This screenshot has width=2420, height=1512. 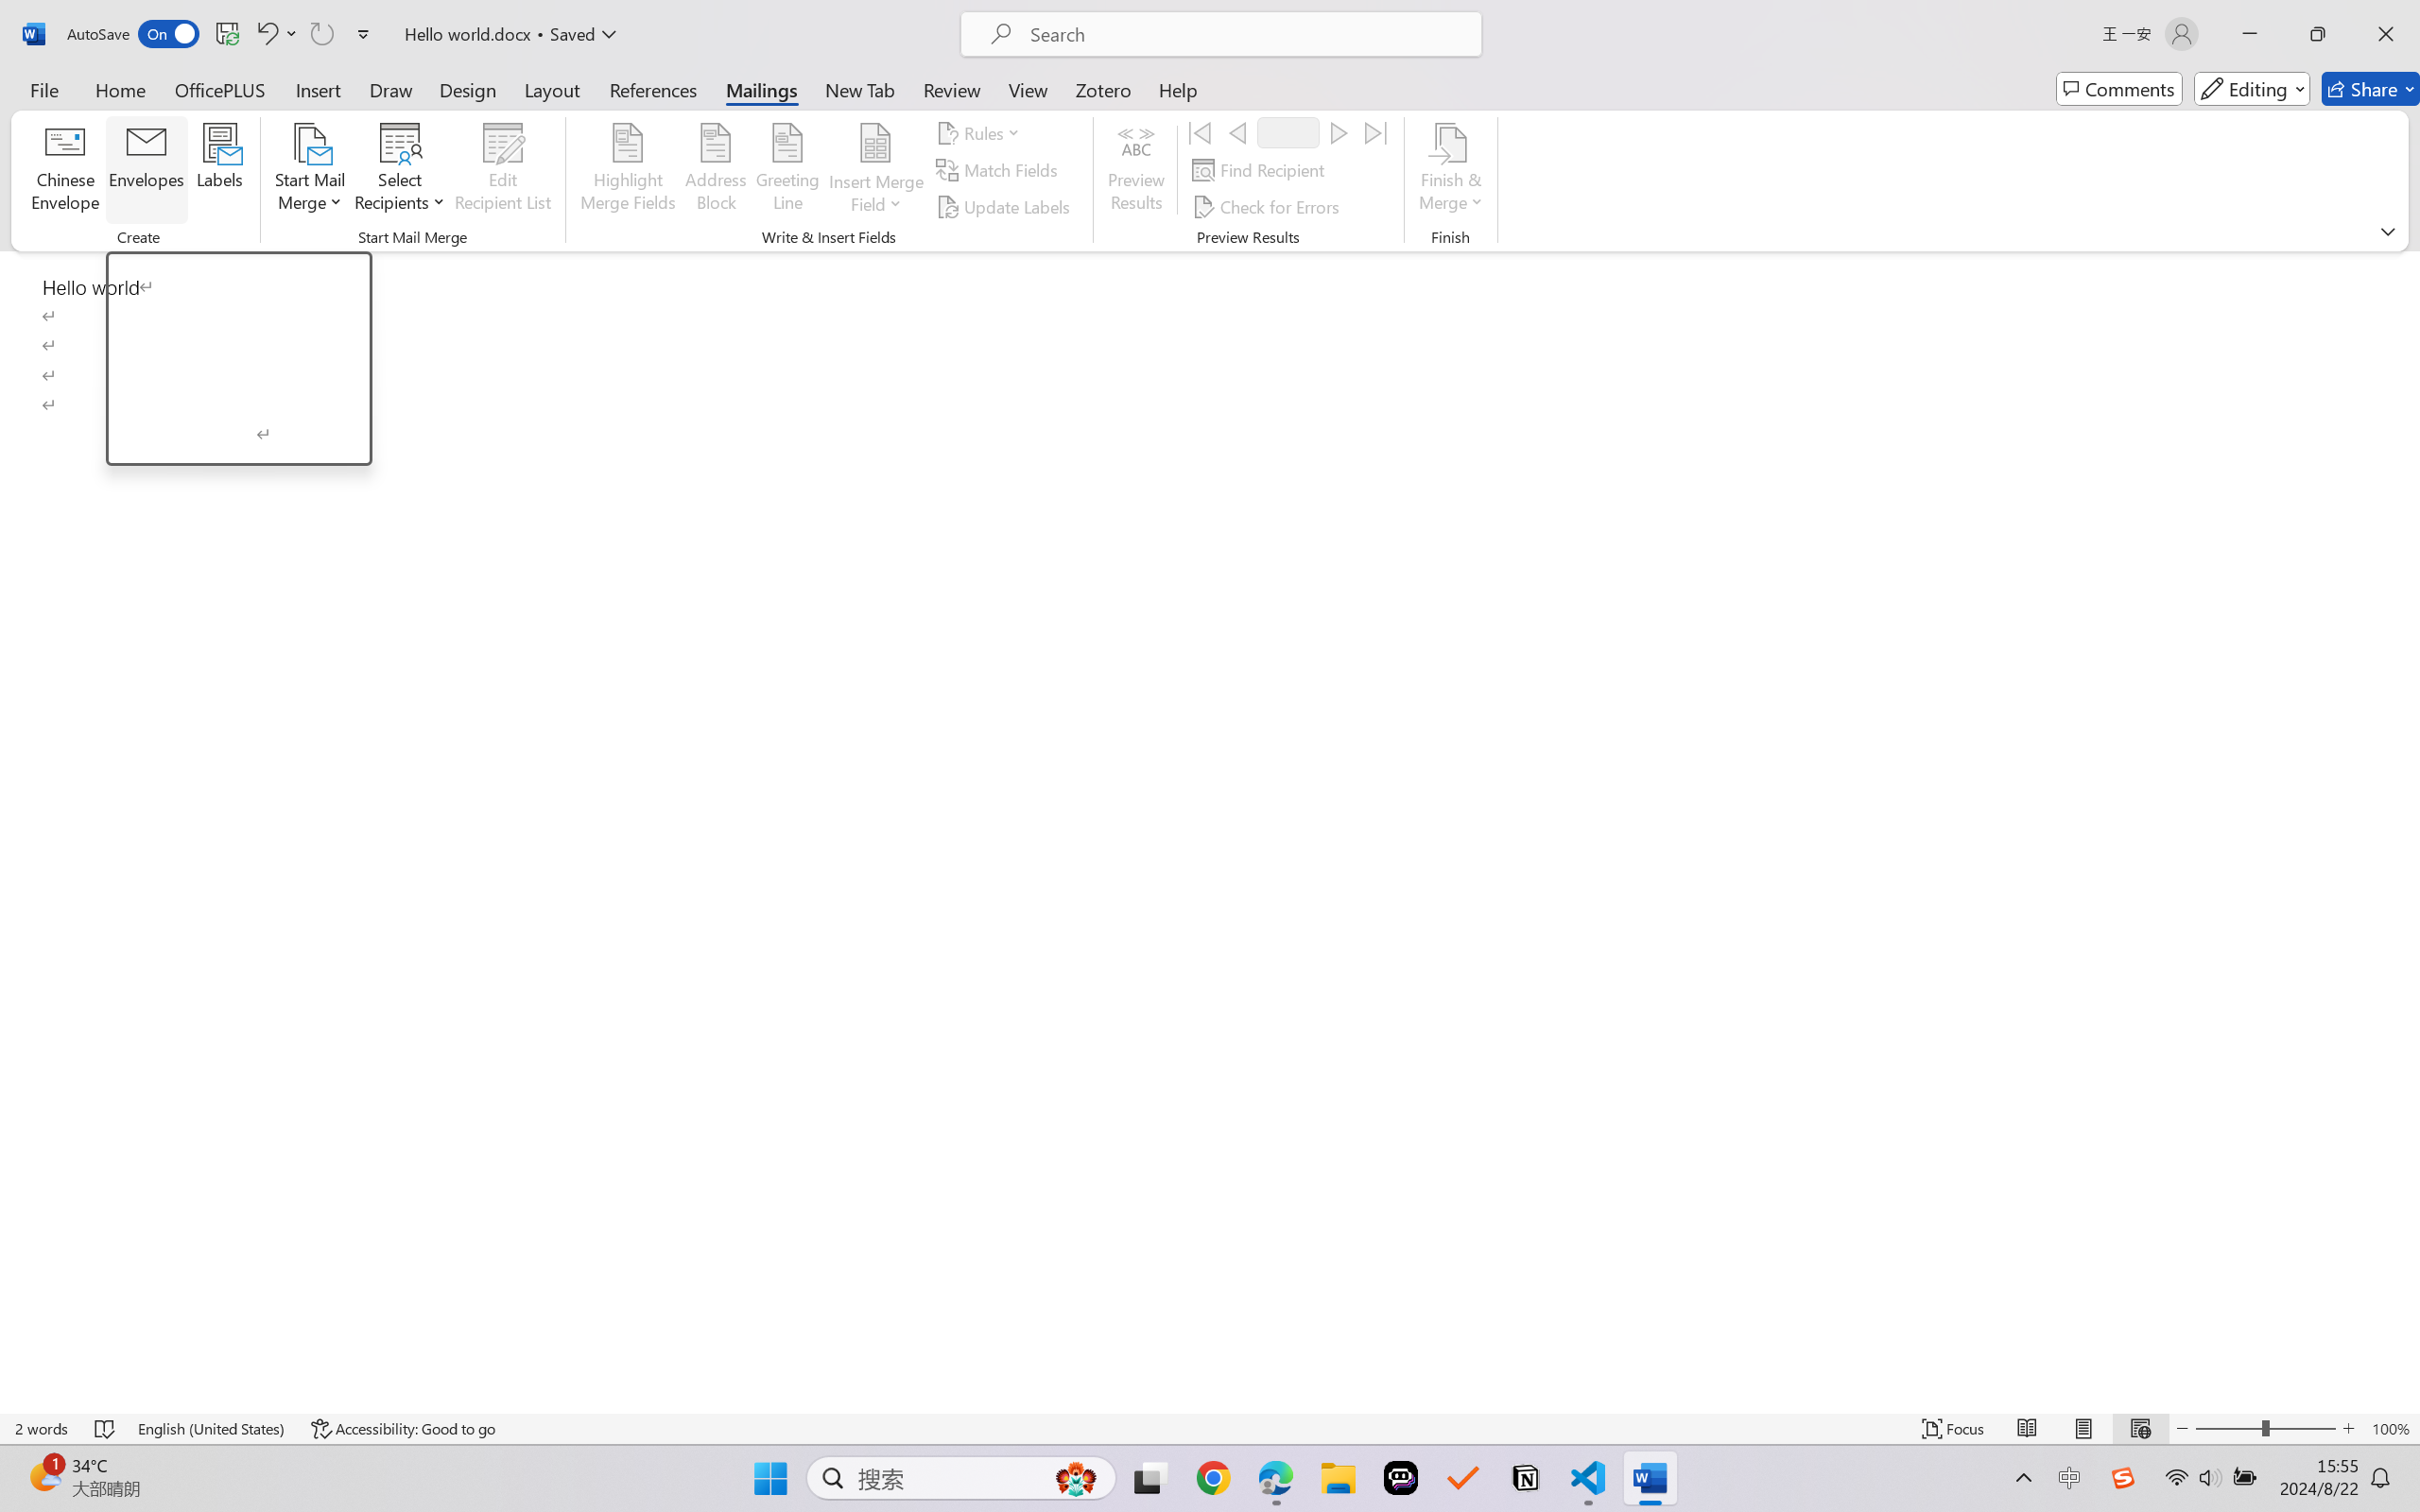 I want to click on 'OfficePLUS', so click(x=218, y=88).